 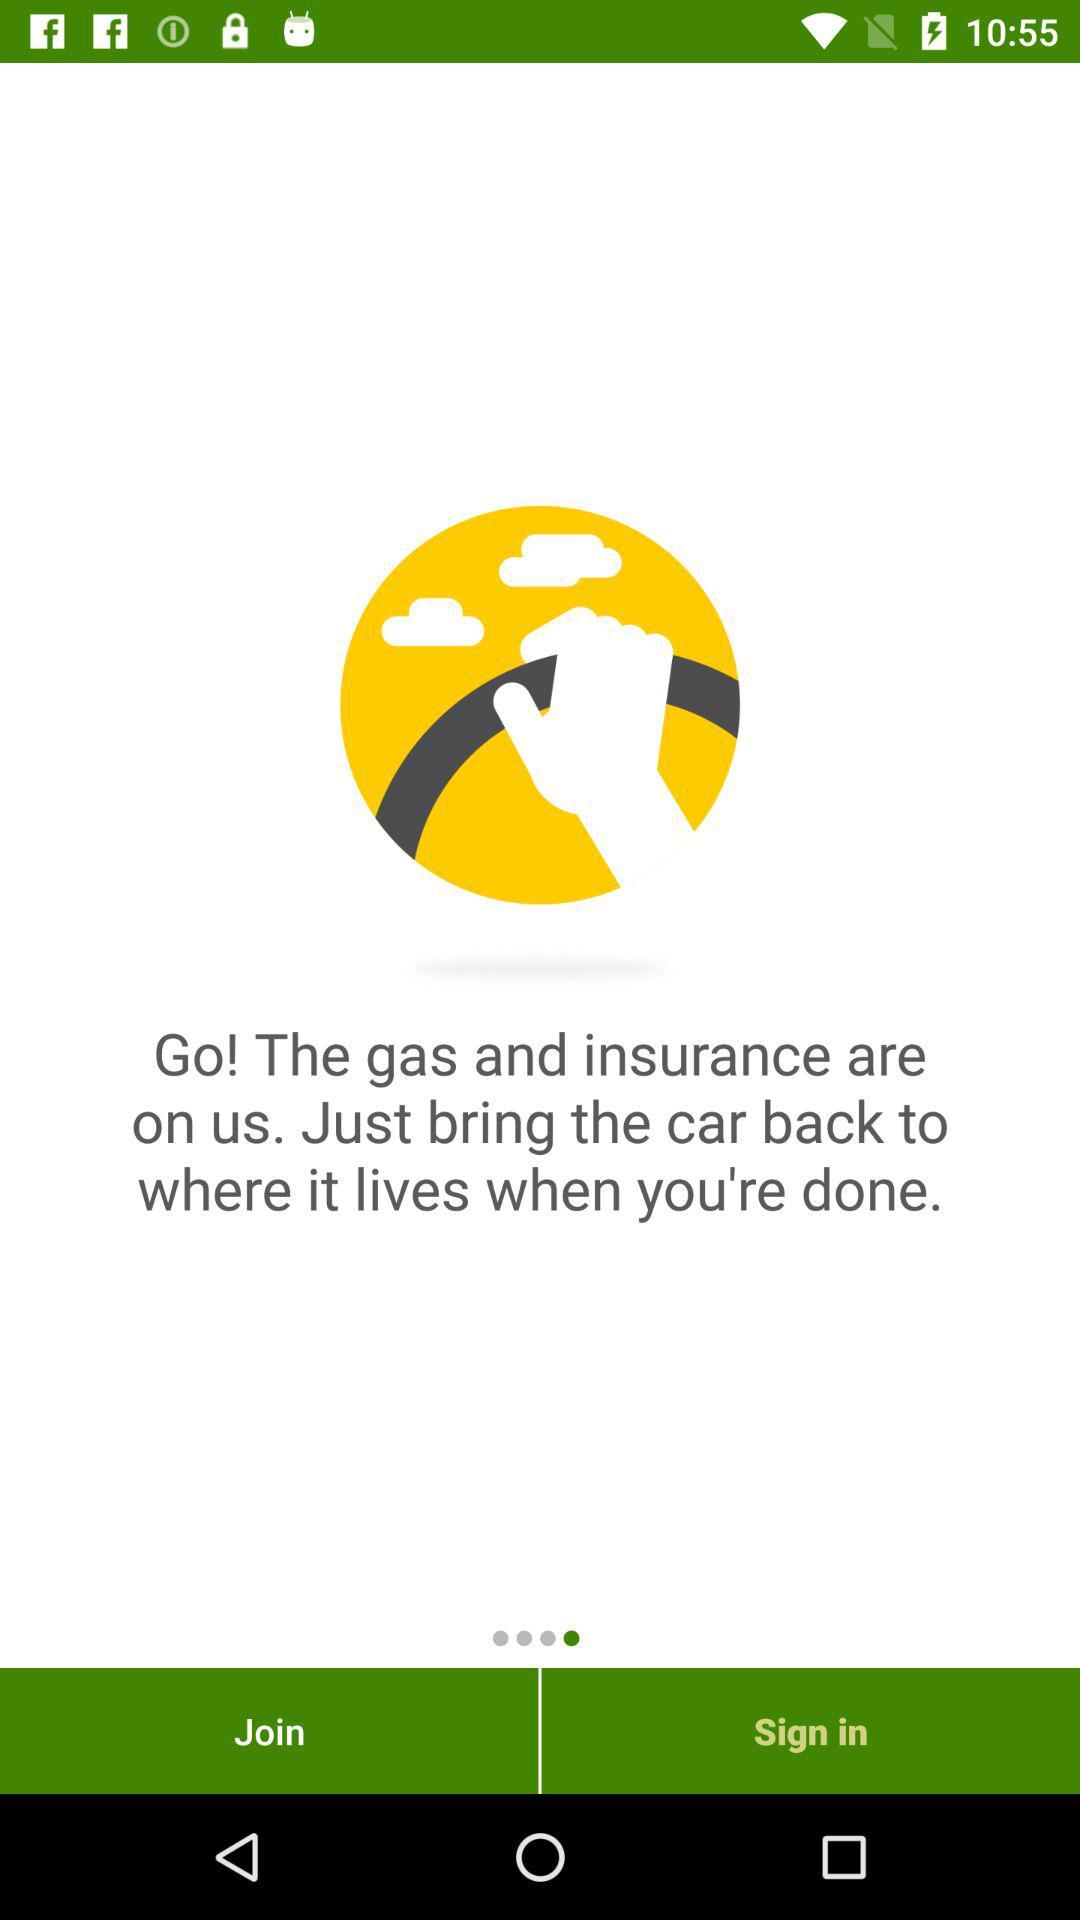 I want to click on icon next to the join, so click(x=810, y=1730).